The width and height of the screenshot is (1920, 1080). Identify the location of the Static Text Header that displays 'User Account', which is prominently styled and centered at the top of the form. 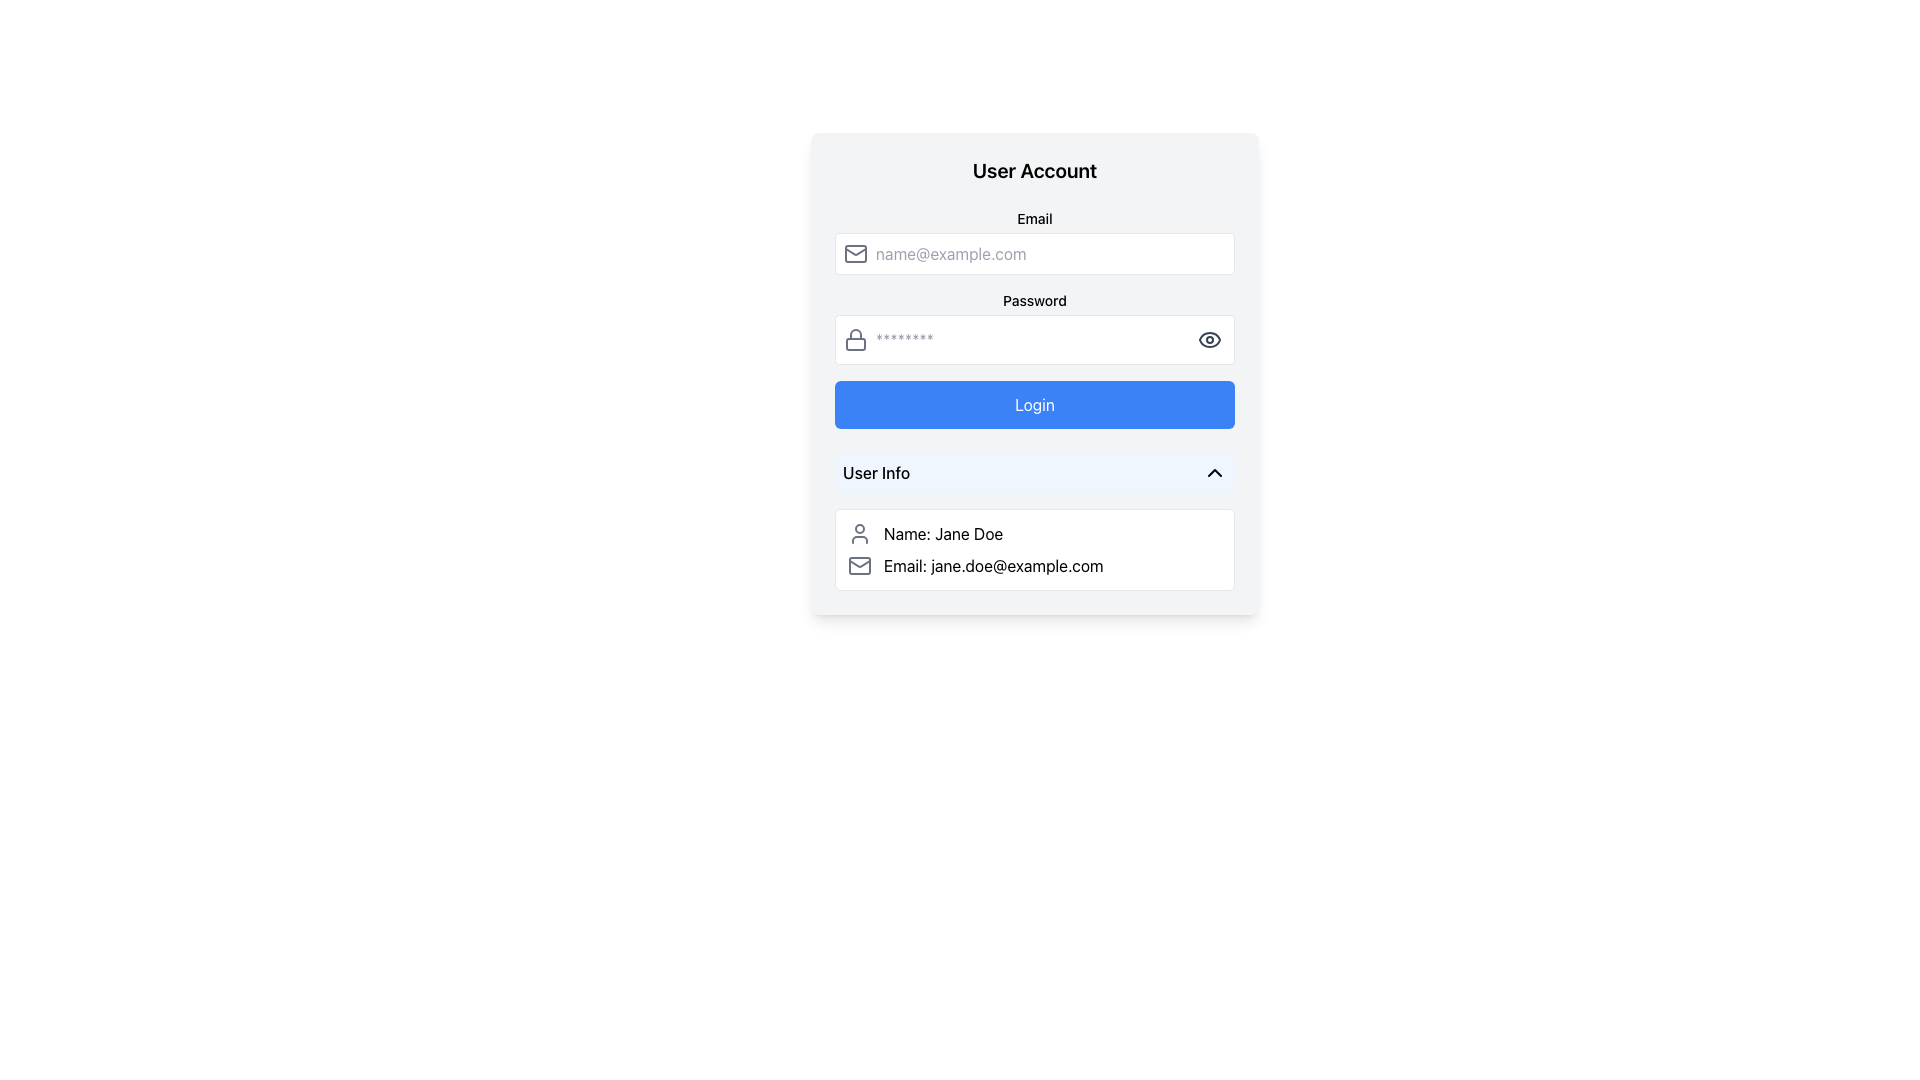
(1035, 169).